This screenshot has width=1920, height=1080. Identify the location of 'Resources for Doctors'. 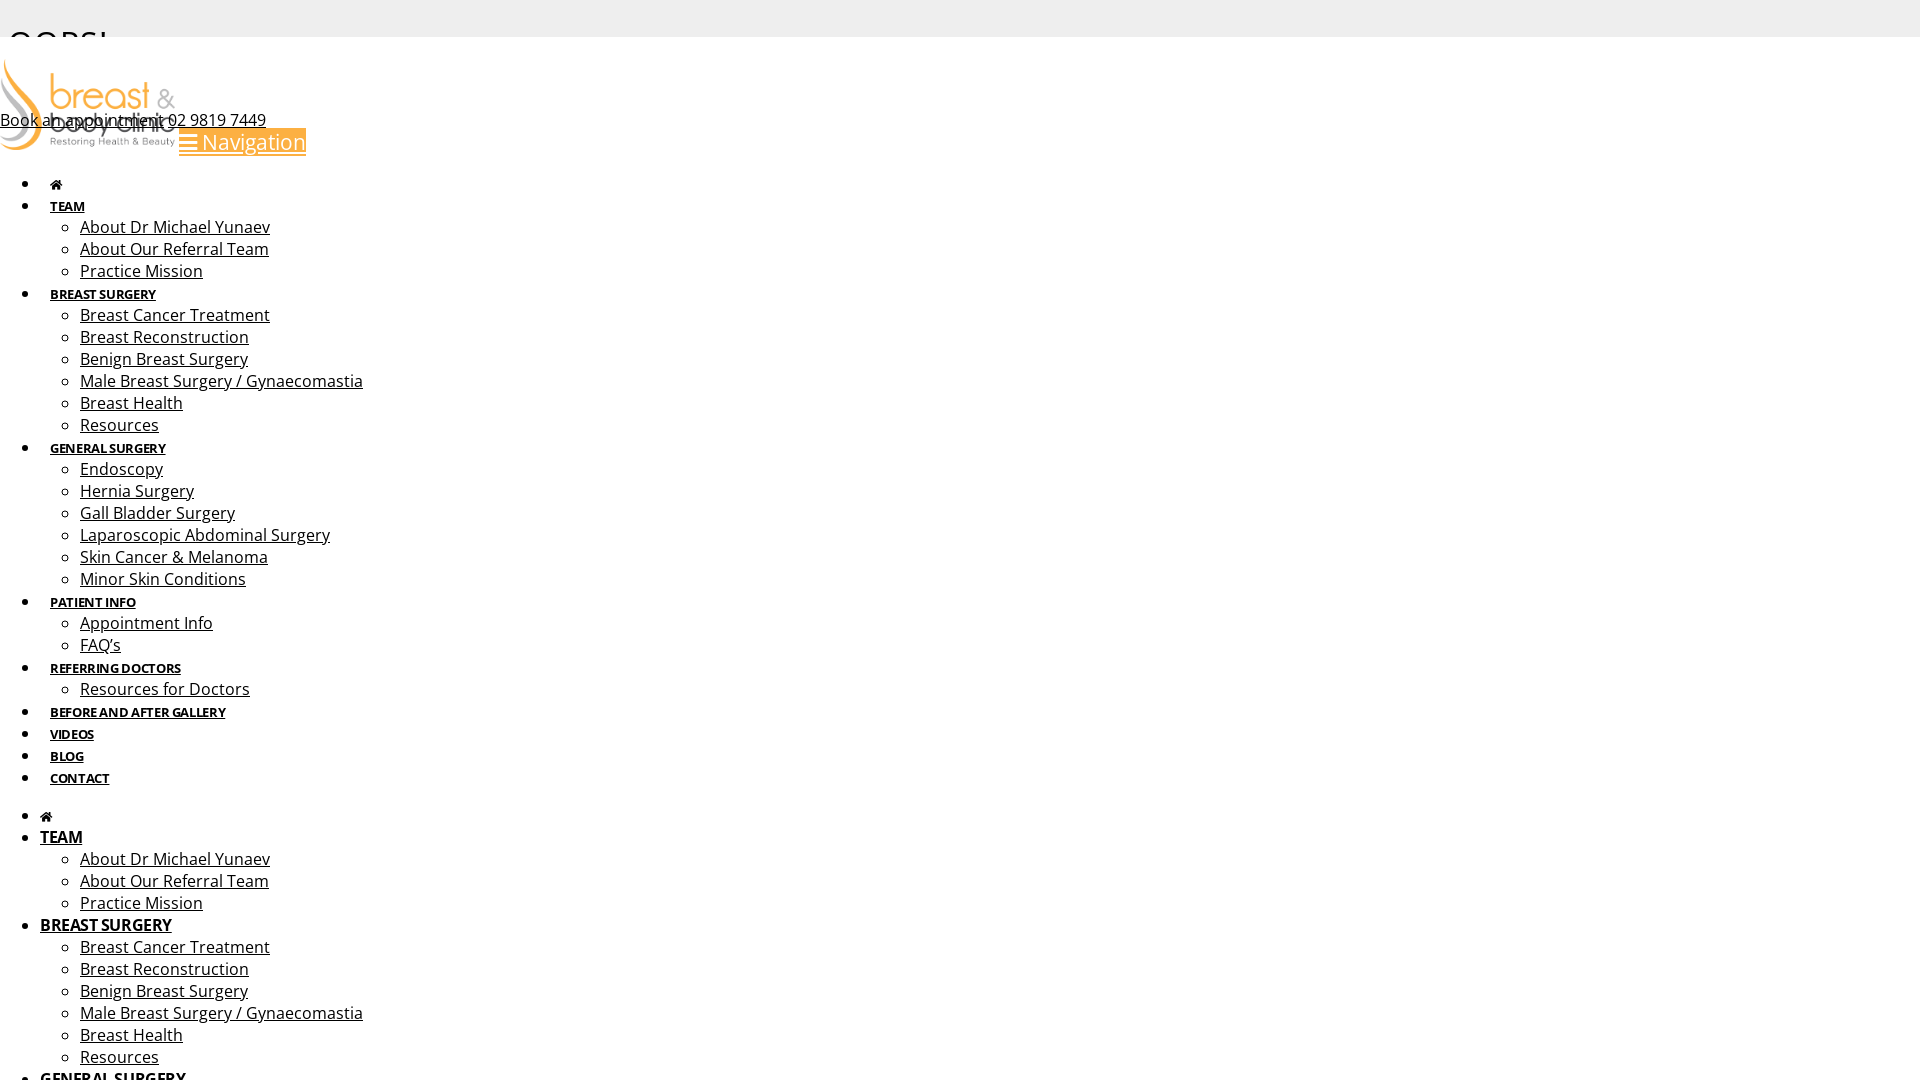
(80, 688).